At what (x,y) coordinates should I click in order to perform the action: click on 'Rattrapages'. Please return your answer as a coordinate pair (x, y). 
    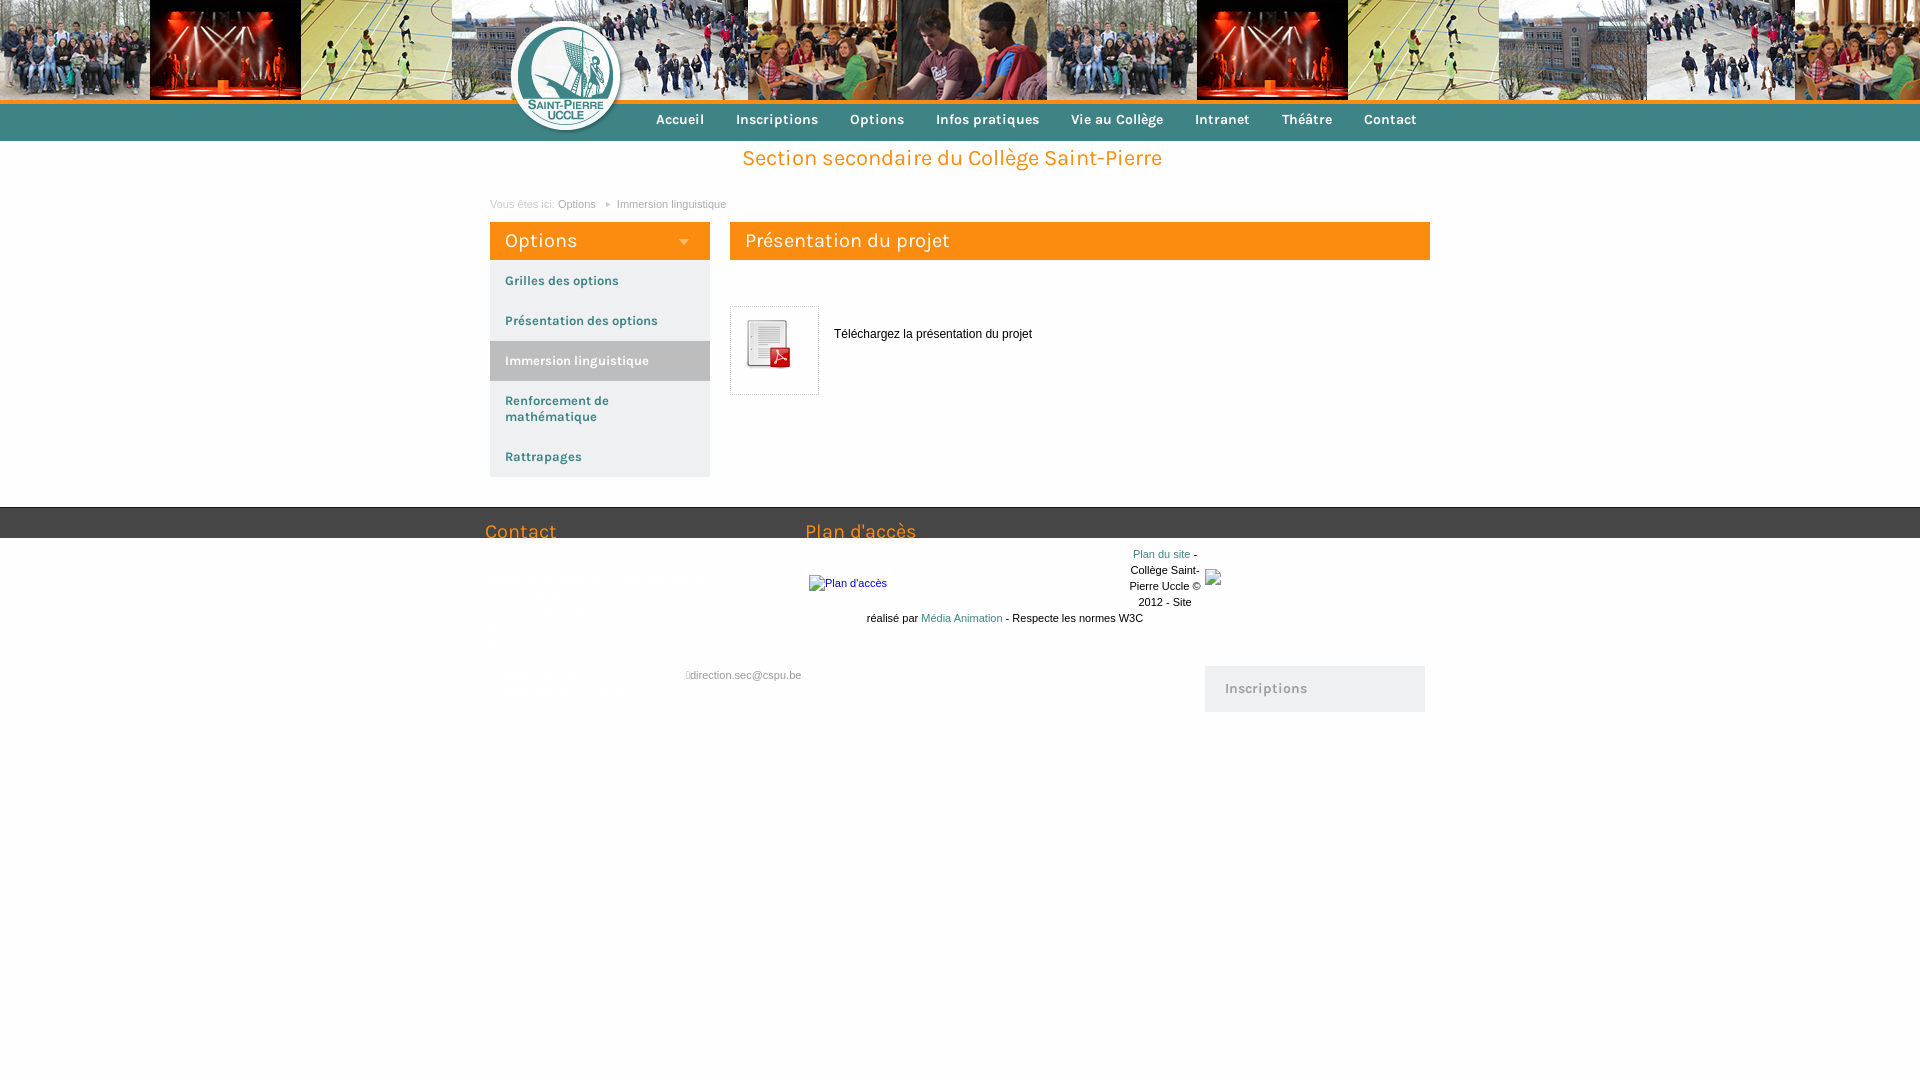
    Looking at the image, I should click on (543, 456).